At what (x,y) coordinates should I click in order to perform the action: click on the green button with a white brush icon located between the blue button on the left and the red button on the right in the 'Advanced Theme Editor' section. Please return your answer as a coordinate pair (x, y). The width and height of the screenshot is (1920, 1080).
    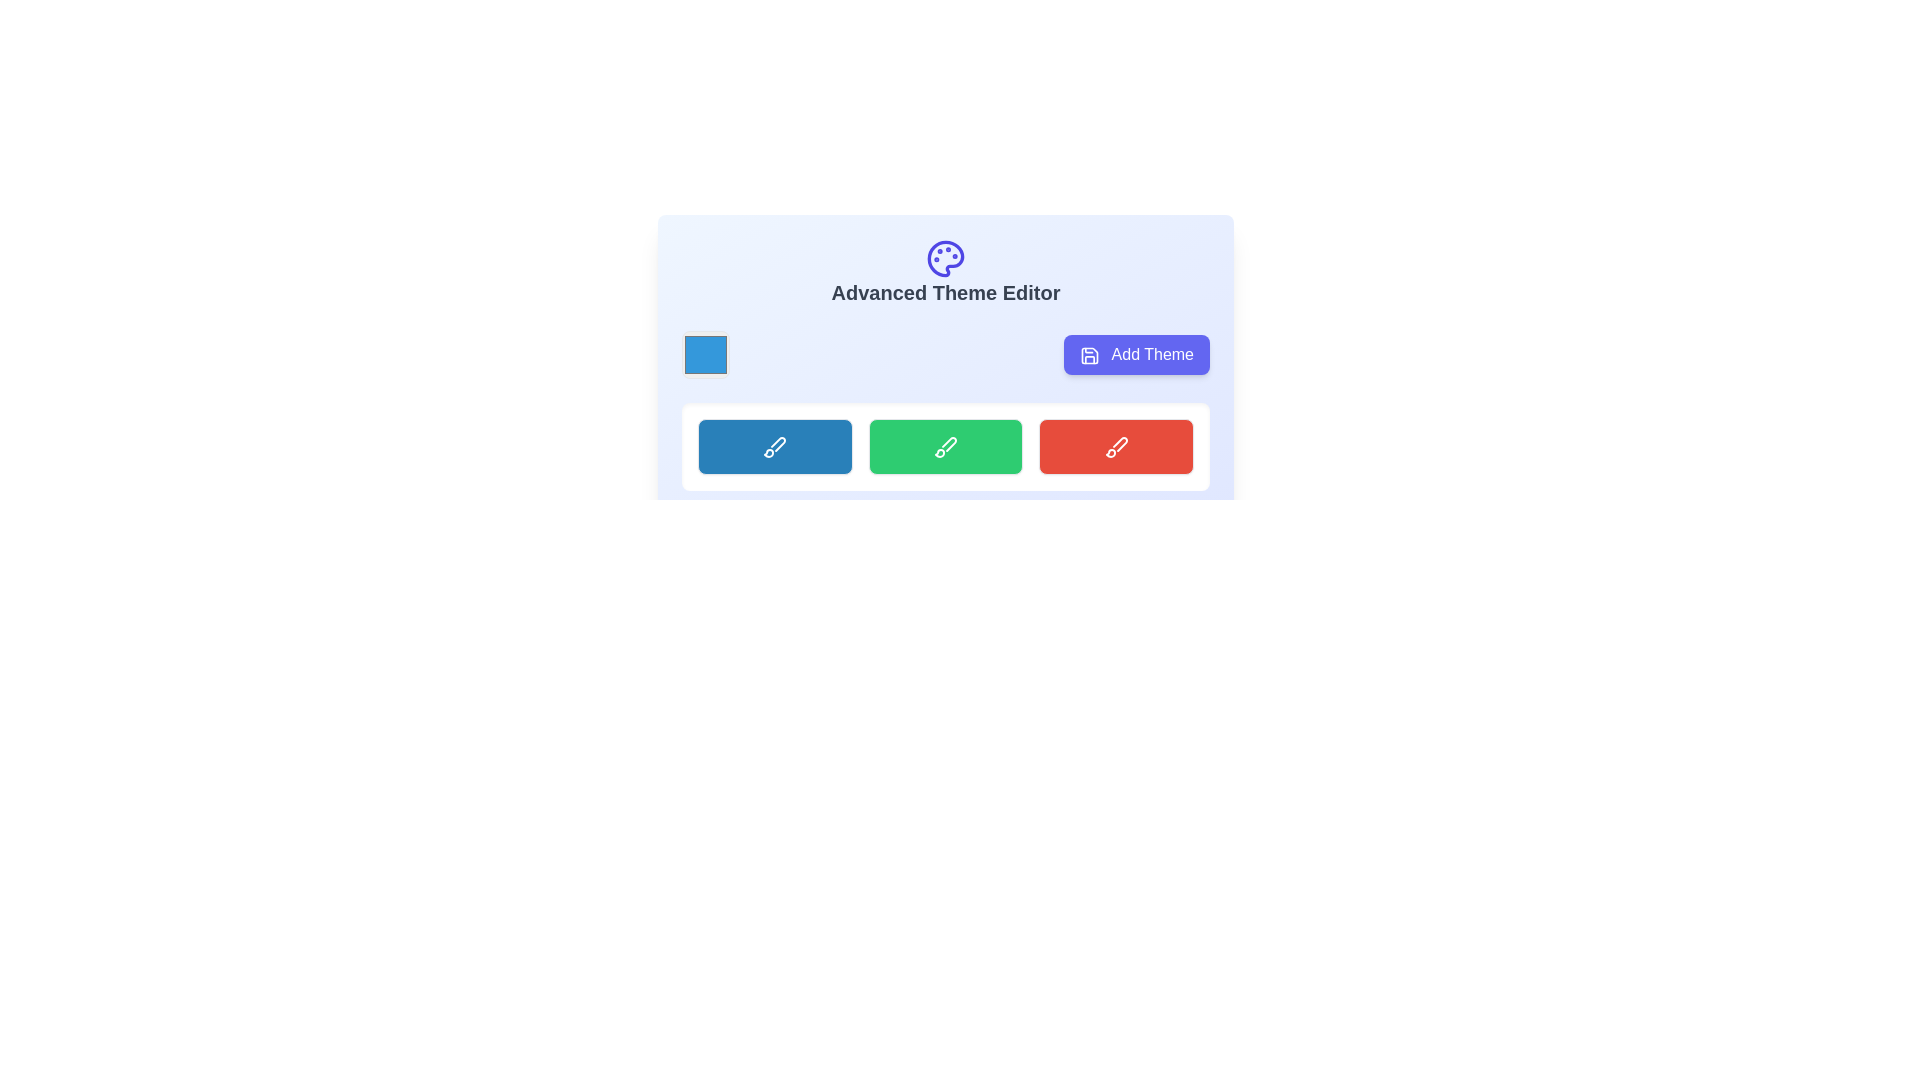
    Looking at the image, I should click on (944, 446).